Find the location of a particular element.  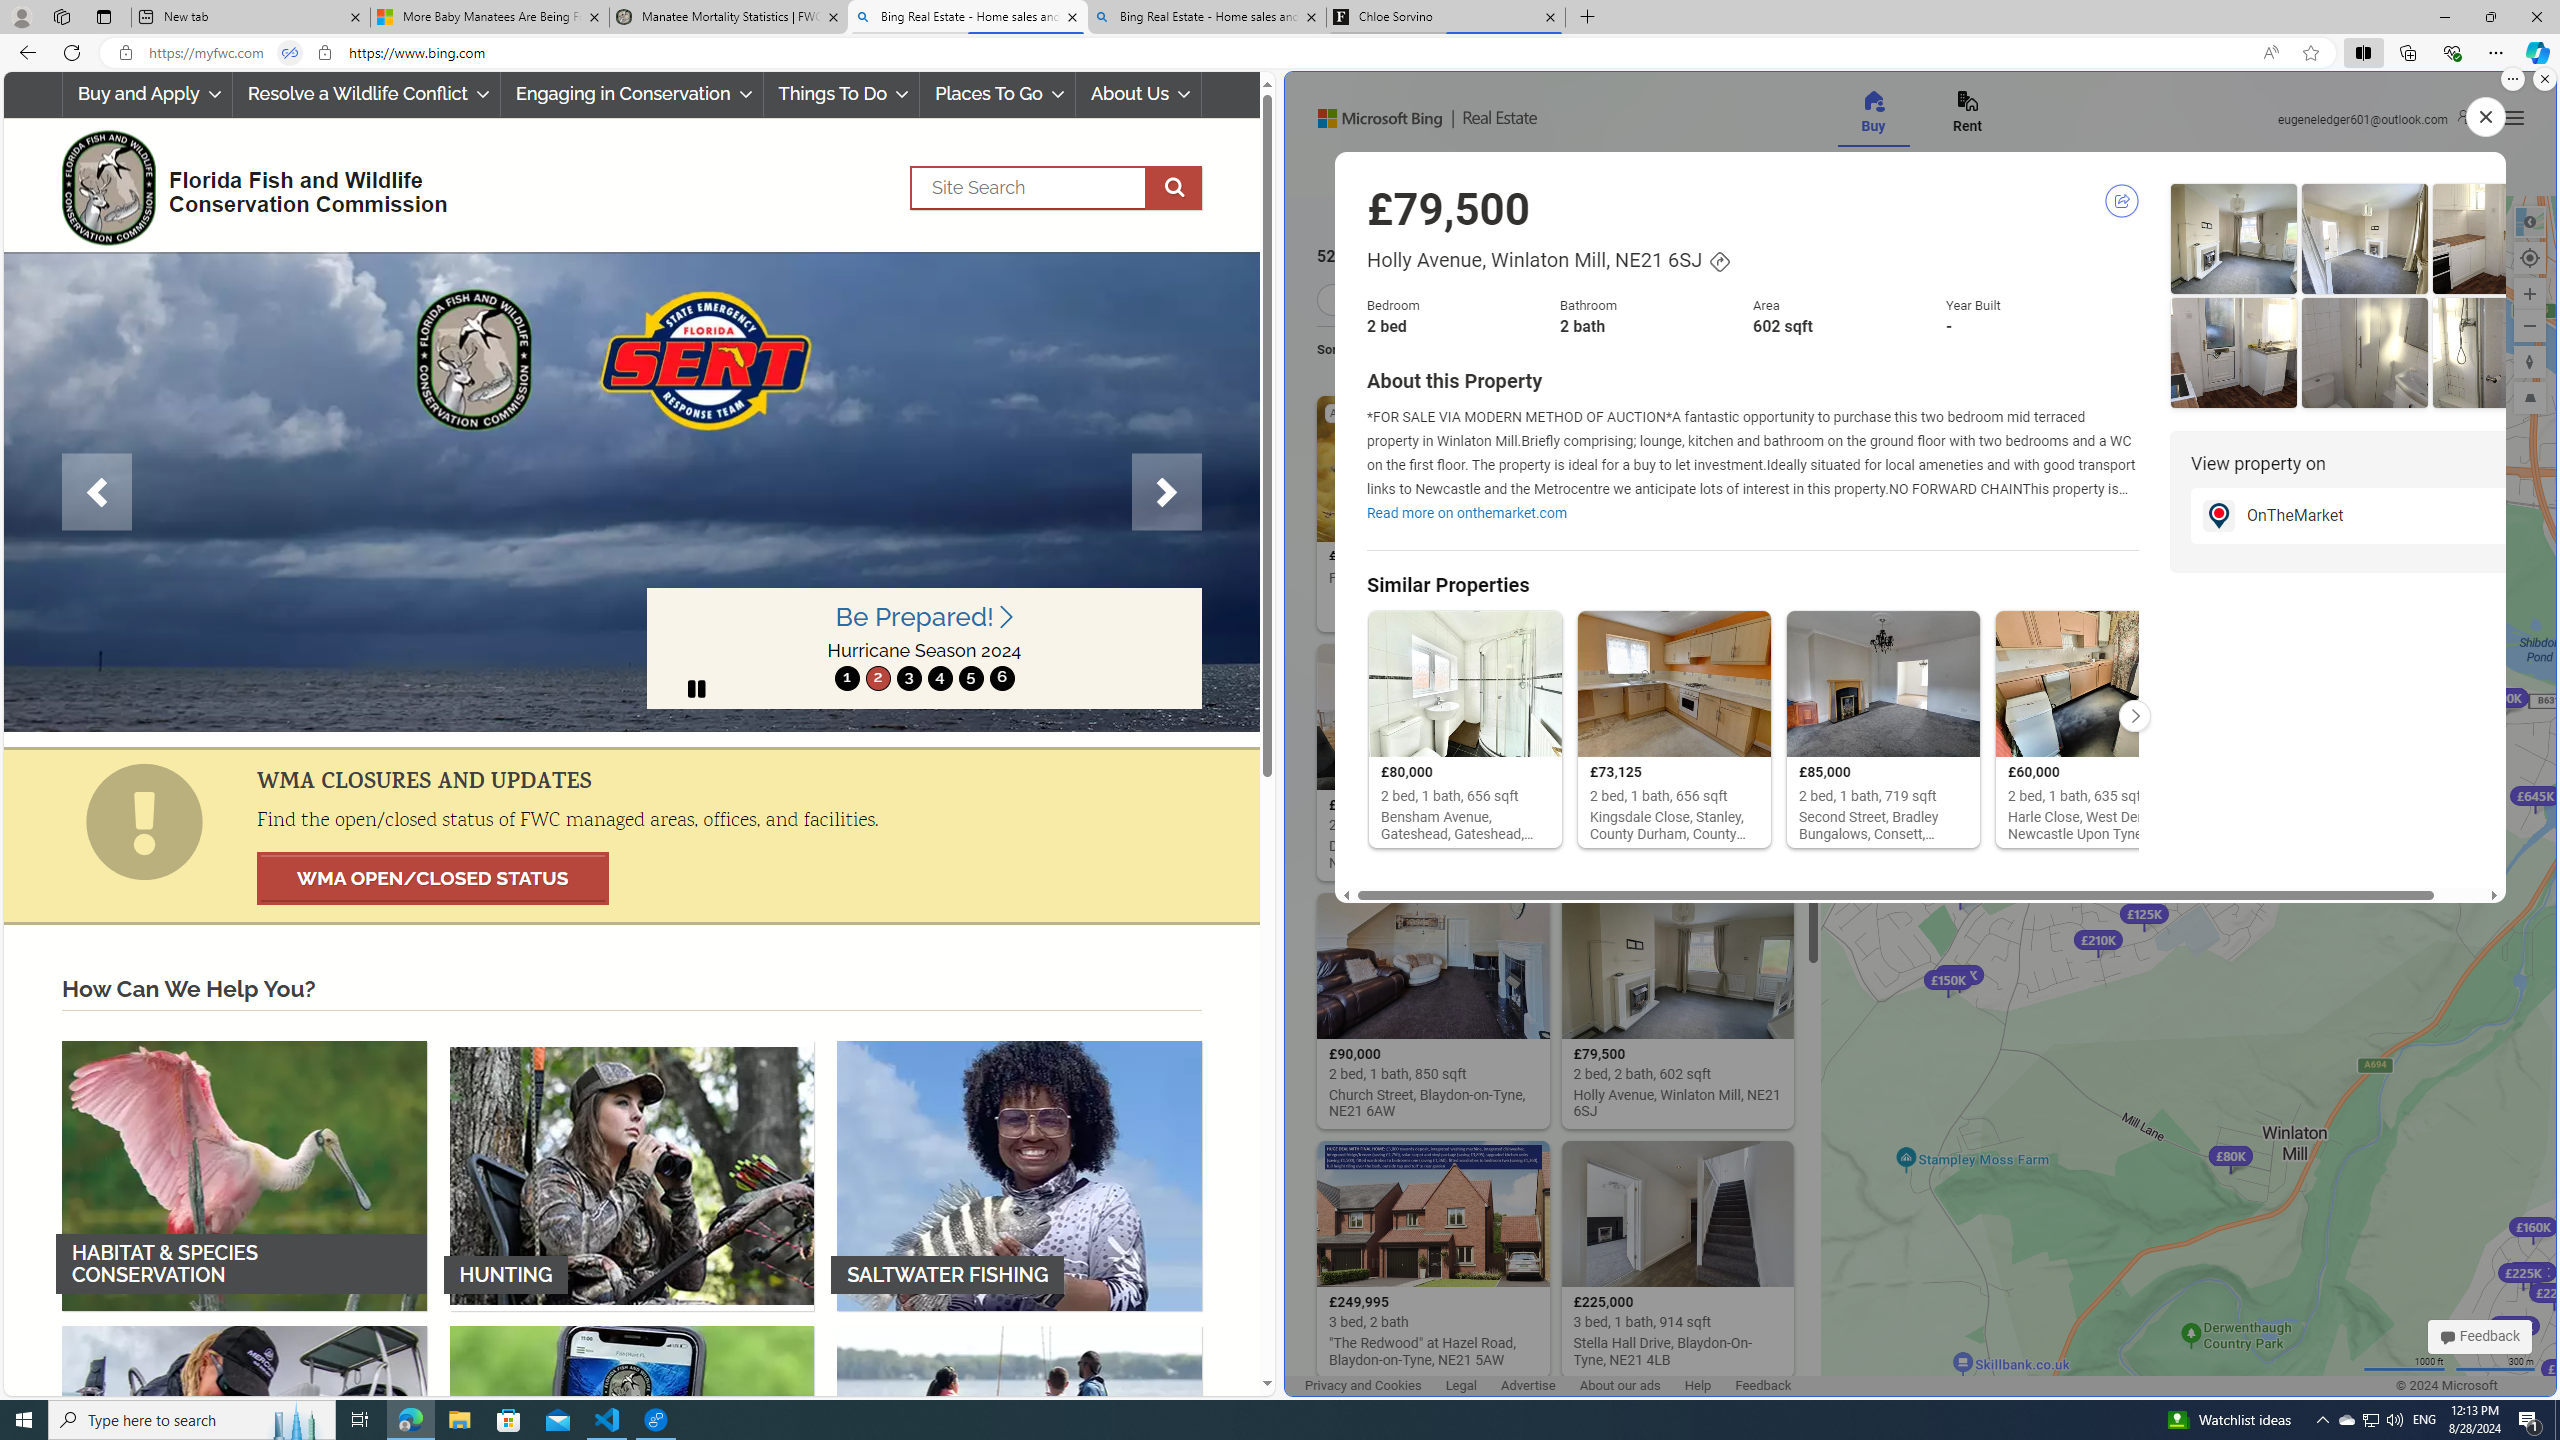

'Next' is located at coordinates (1166, 491).